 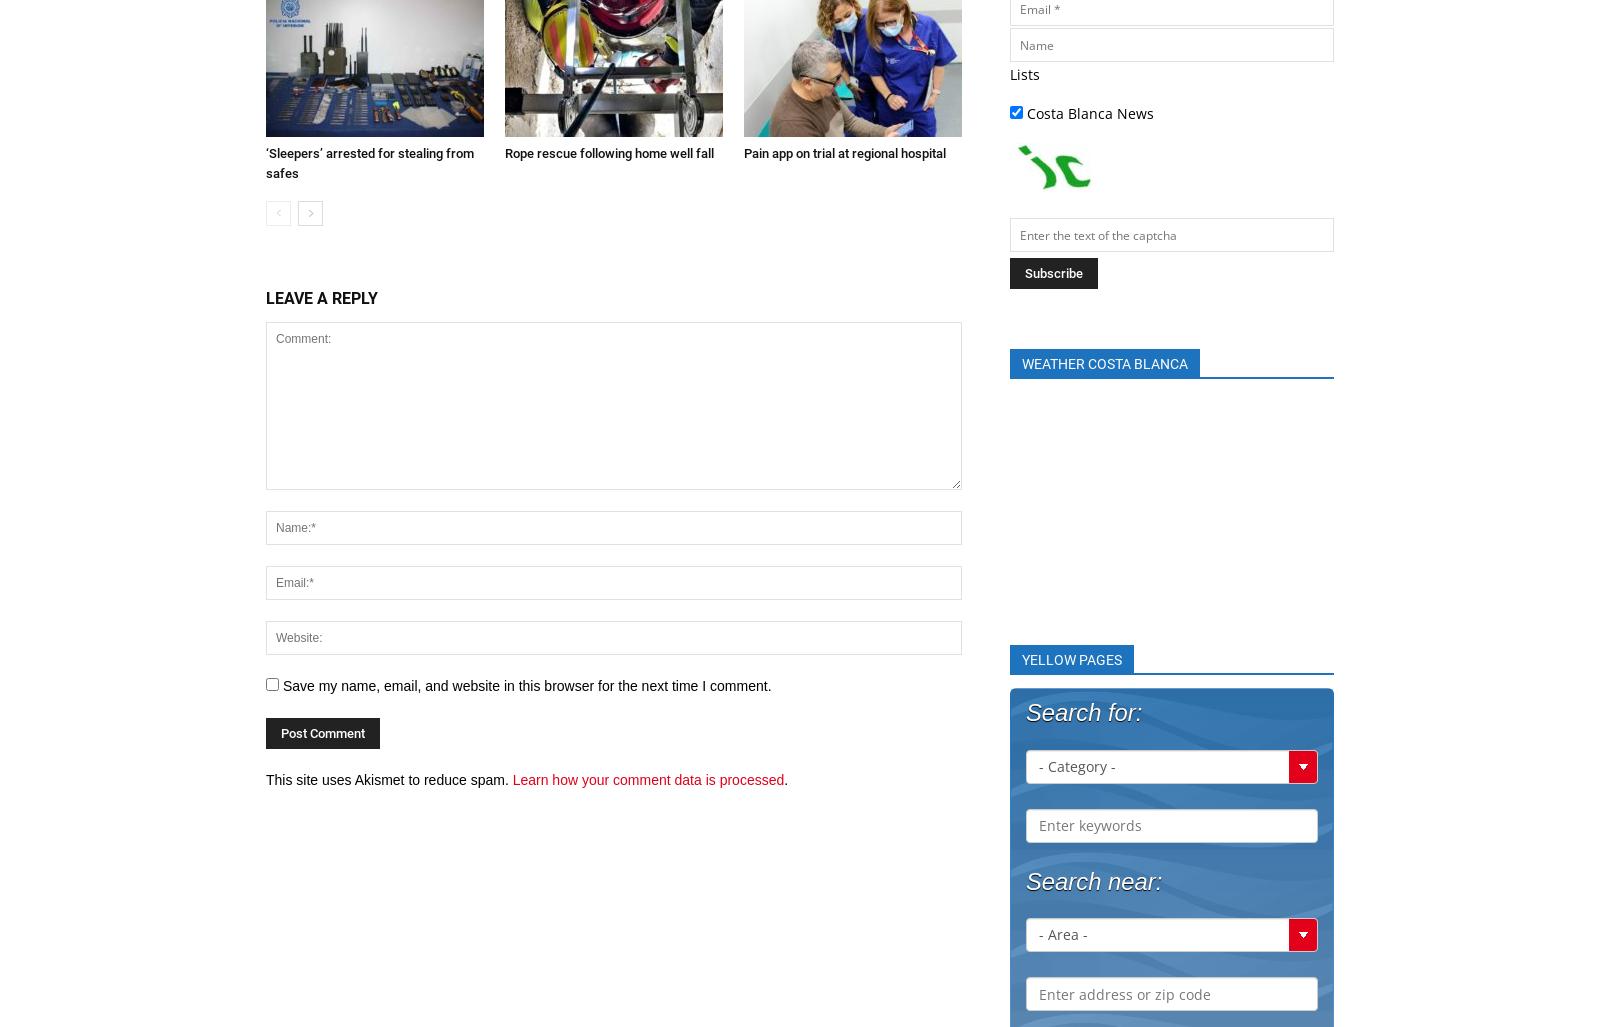 I want to click on '‘Sleepers’ arrested for stealing from safes', so click(x=370, y=162).